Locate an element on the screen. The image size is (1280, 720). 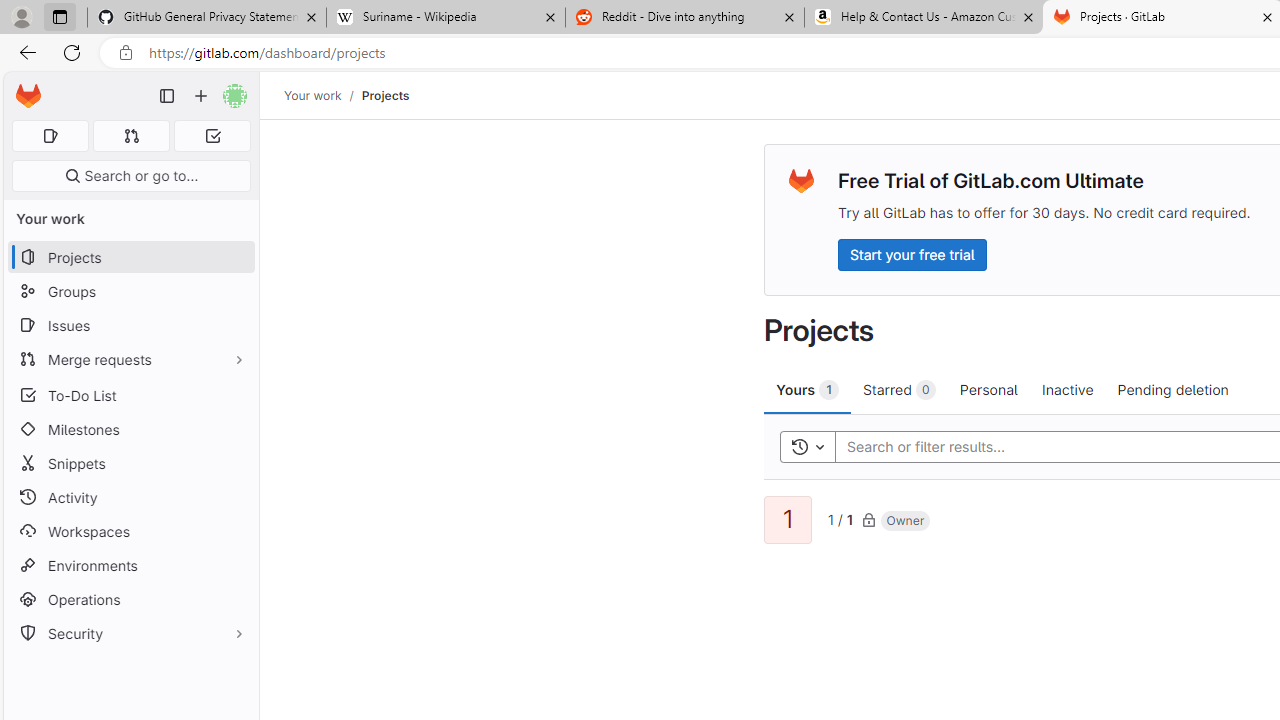
'Merge requests' is located at coordinates (130, 358).